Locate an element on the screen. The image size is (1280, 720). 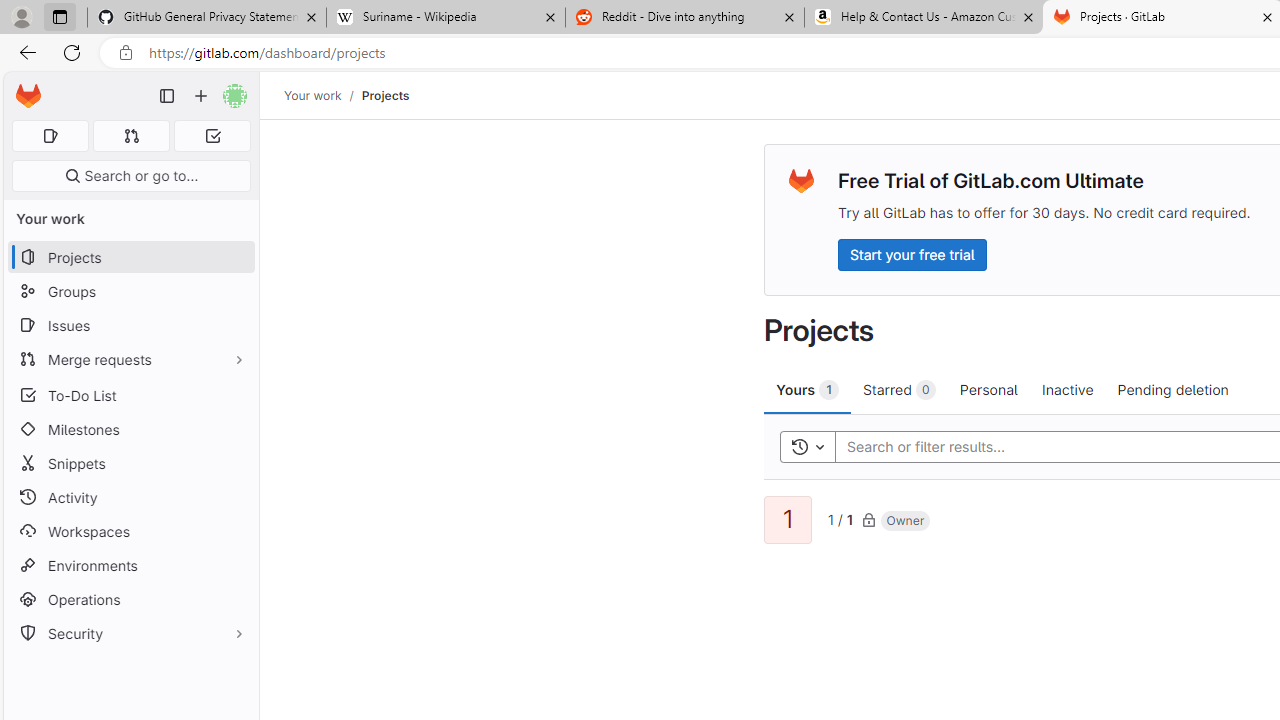
'Merge requests' is located at coordinates (130, 358).